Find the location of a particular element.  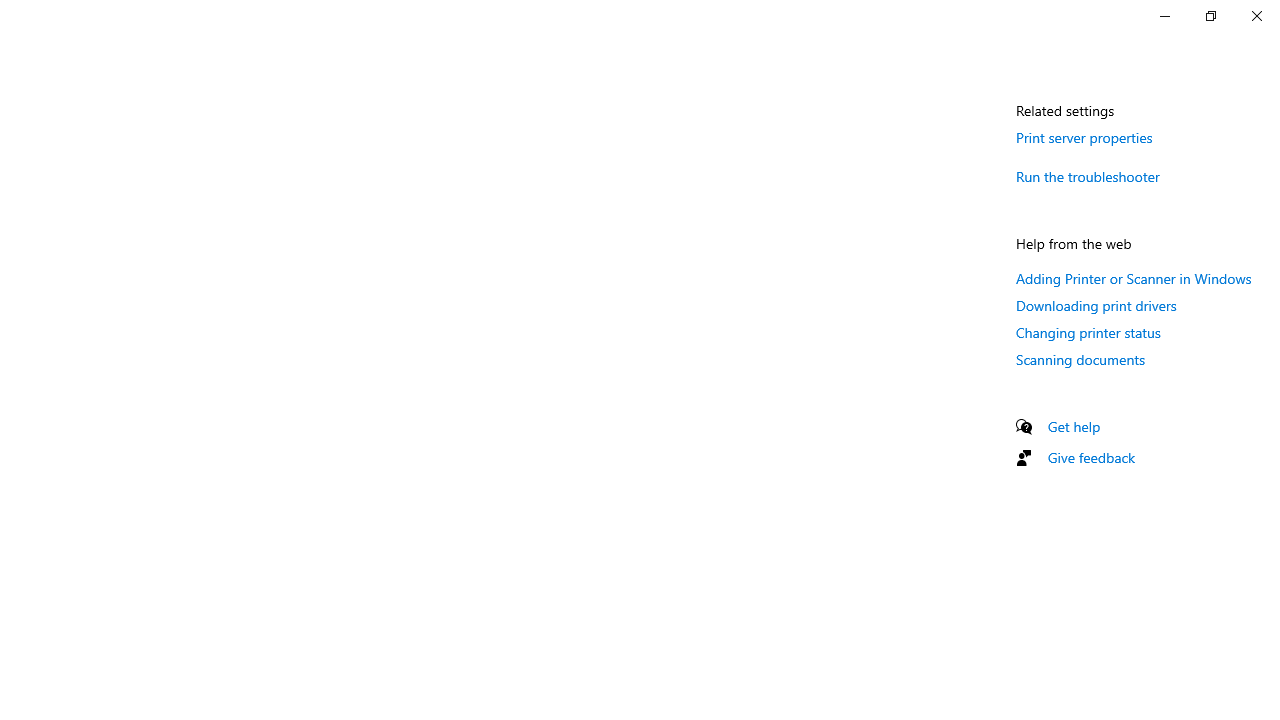

'Print server properties' is located at coordinates (1083, 136).